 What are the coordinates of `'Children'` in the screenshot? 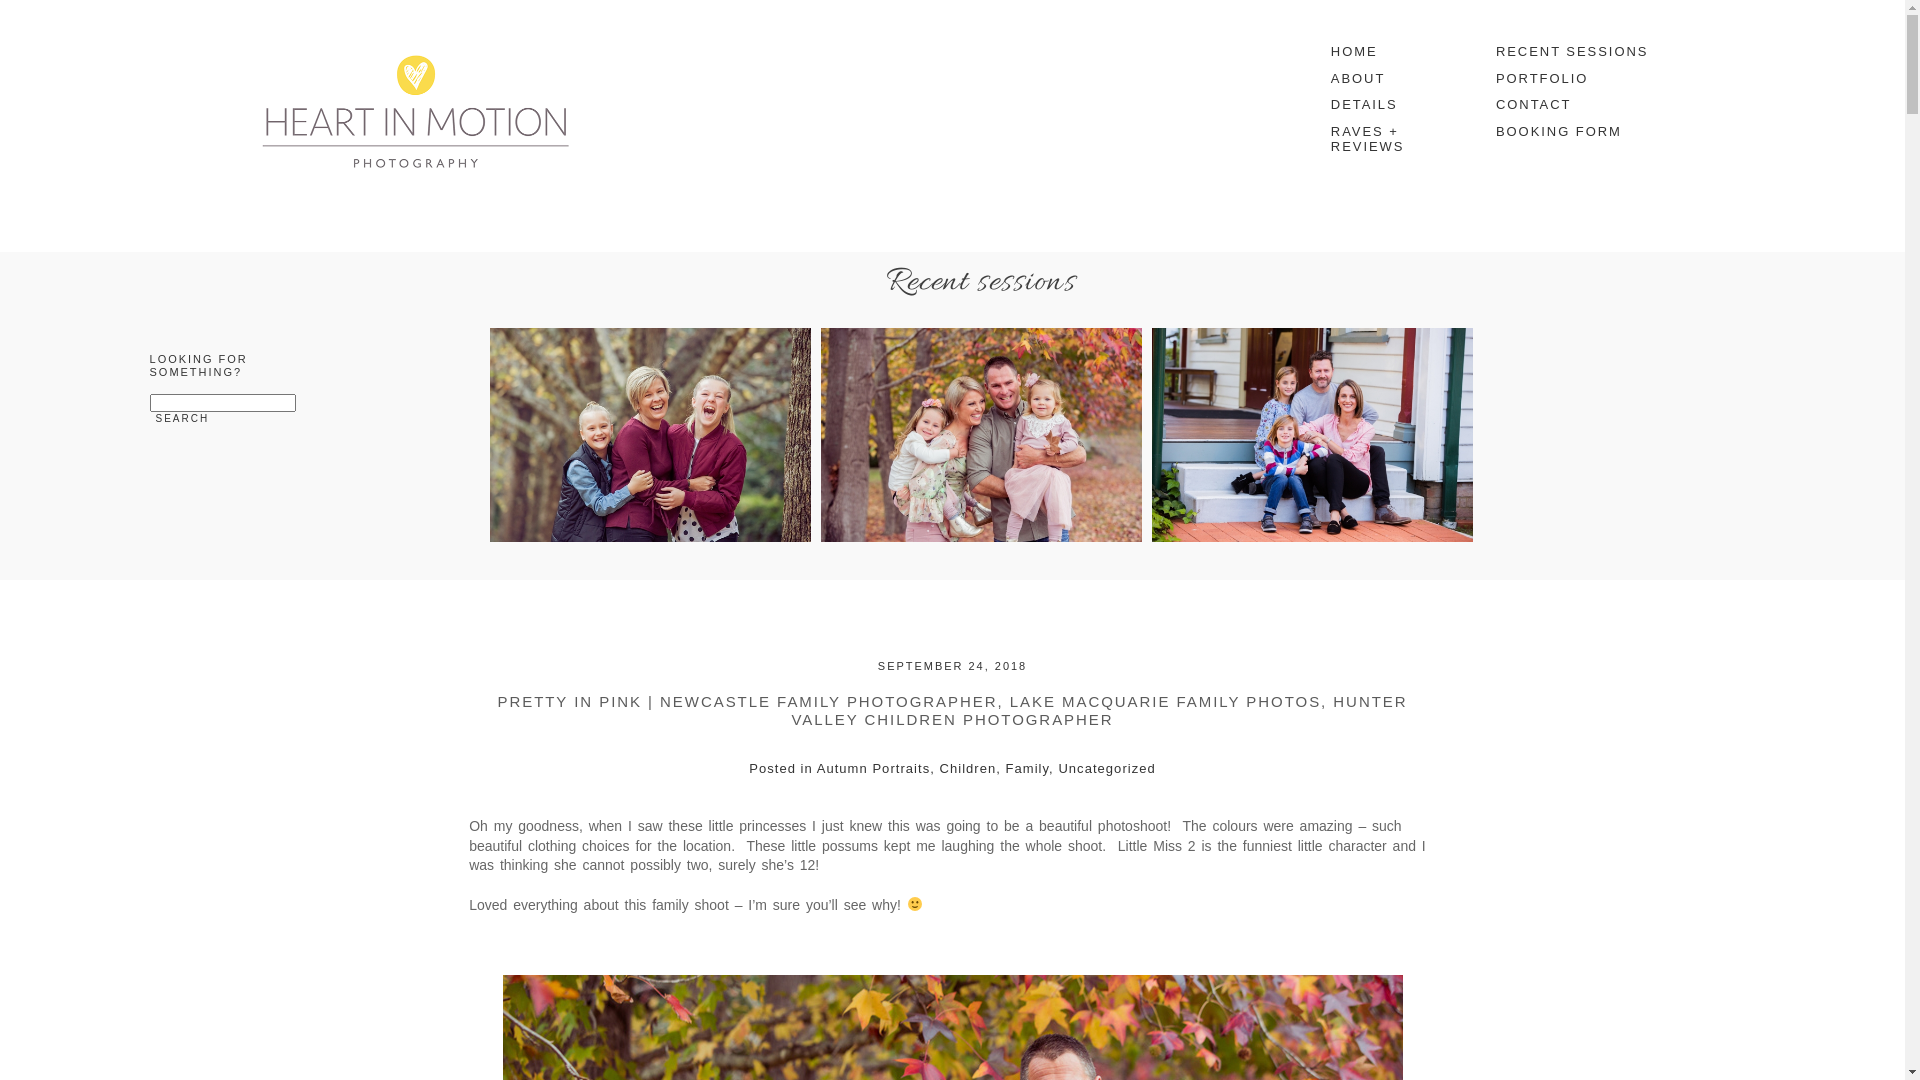 It's located at (968, 767).